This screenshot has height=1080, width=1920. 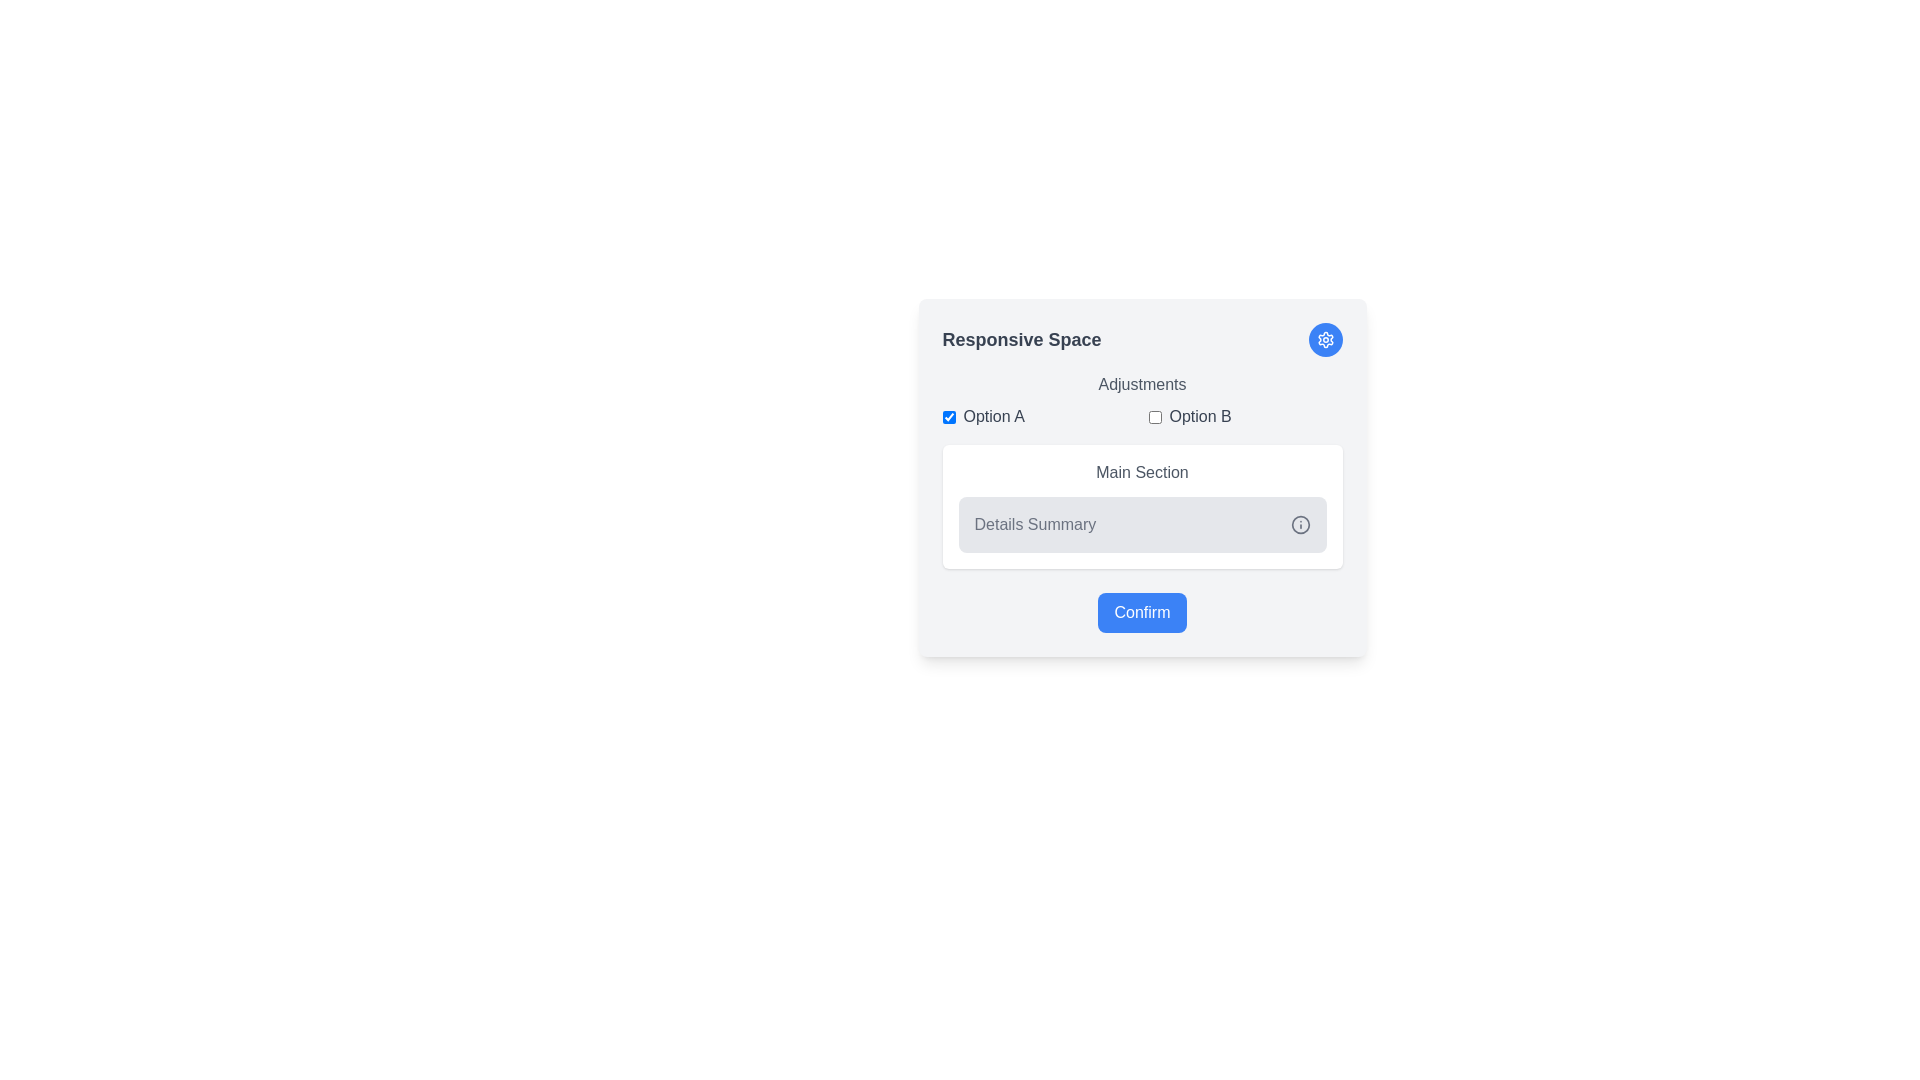 I want to click on the checkbox styled as a square with rounded corners and an unfilled border, located to the left of the text 'Option B', so click(x=1155, y=415).